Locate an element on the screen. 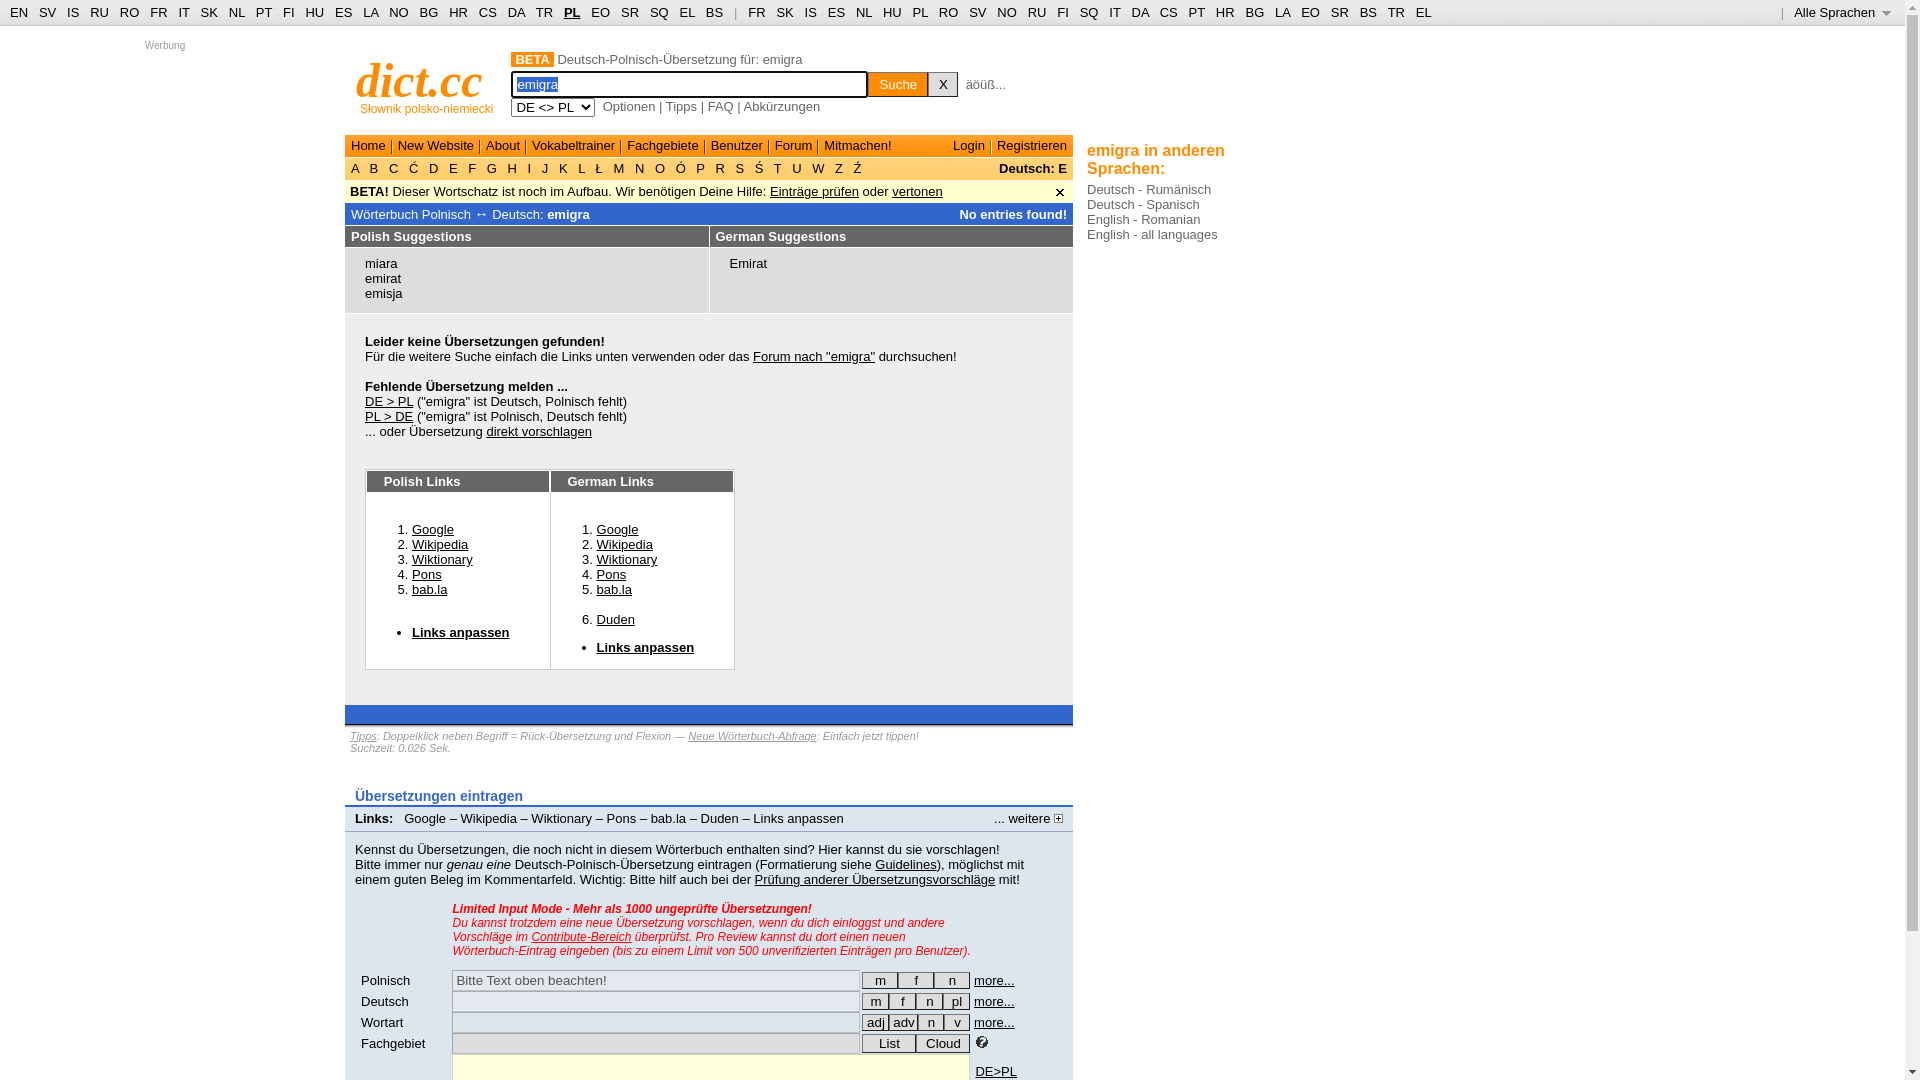  'Deutsch: E' is located at coordinates (1032, 167).